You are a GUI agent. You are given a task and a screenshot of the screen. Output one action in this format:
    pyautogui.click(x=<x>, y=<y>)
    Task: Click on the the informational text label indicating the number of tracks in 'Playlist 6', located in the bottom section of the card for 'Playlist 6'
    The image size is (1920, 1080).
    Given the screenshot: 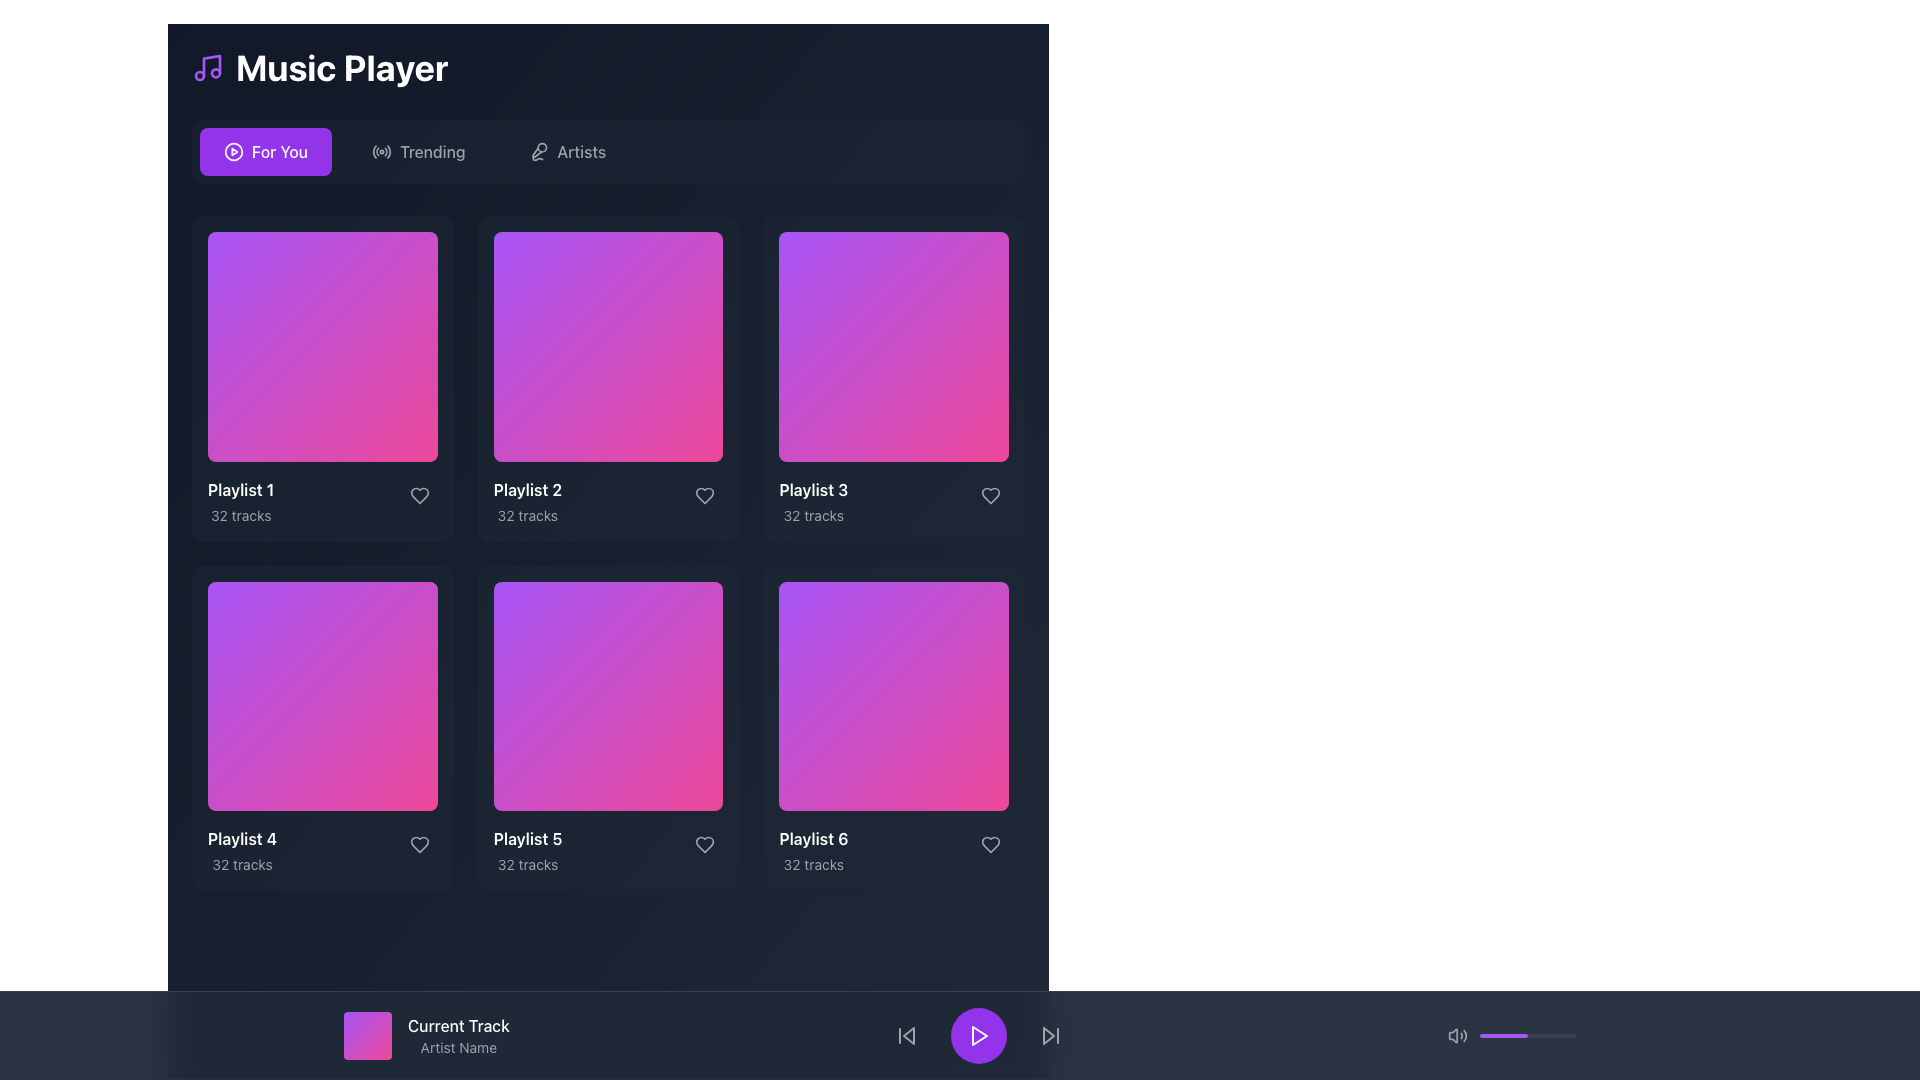 What is the action you would take?
    pyautogui.click(x=813, y=864)
    